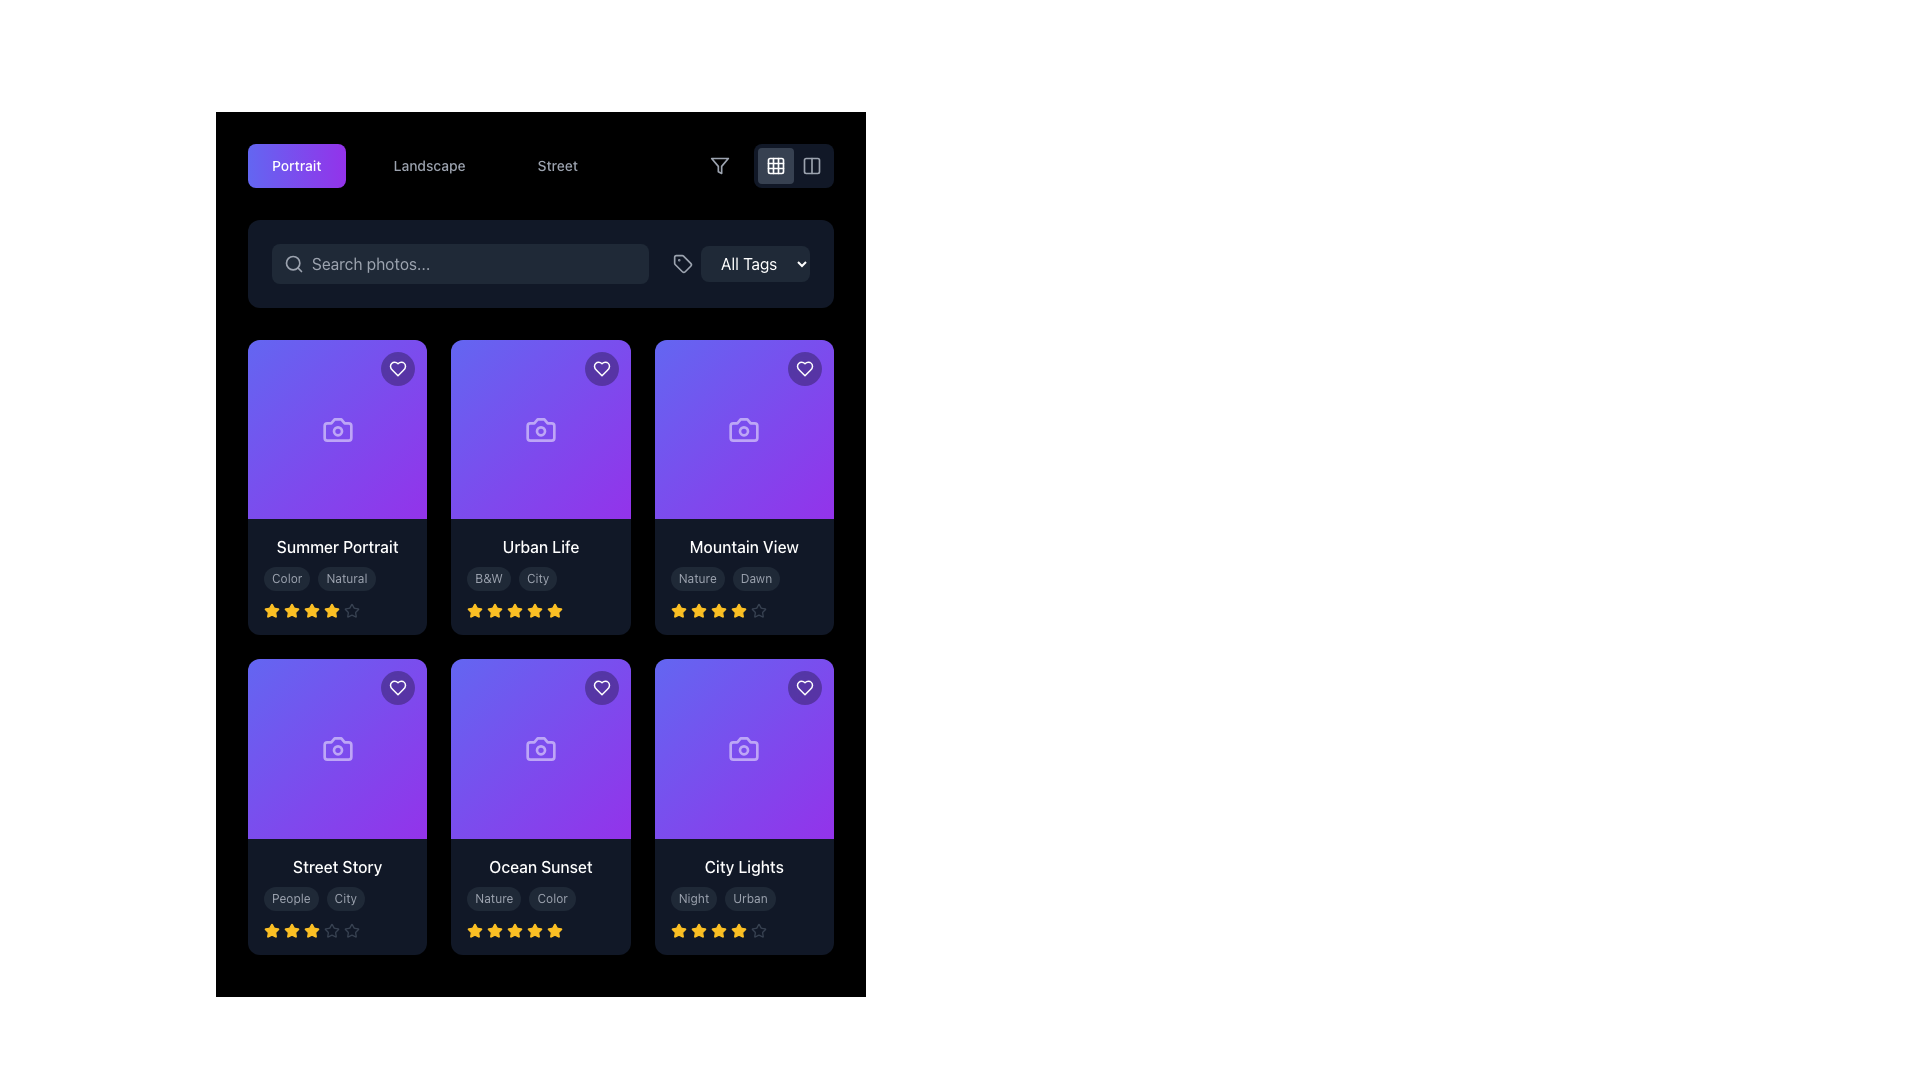 The image size is (1920, 1080). What do you see at coordinates (474, 610) in the screenshot?
I see `the first yellow star icon in the five-star rating system located beneath the 'Urban Life' card in the second column of the content grid, in the second row of cards` at bounding box center [474, 610].